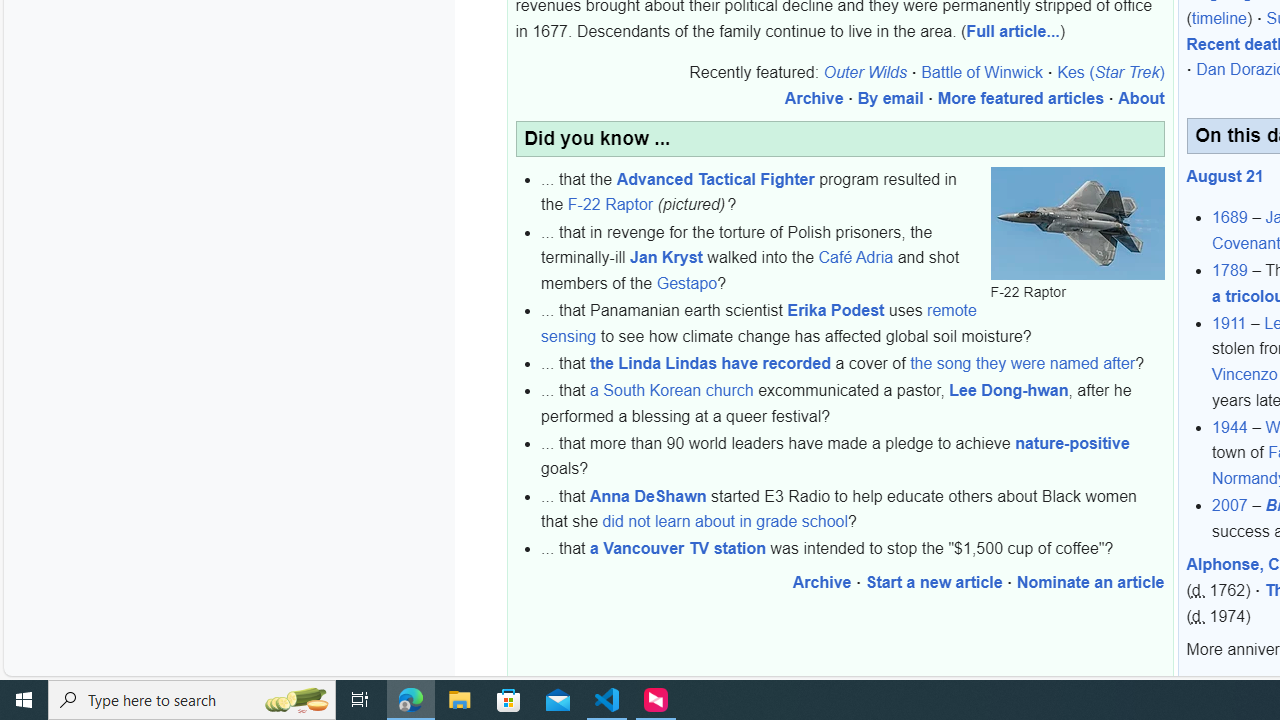 This screenshot has height=720, width=1280. I want to click on 'did not learn about in grade school', so click(723, 521).